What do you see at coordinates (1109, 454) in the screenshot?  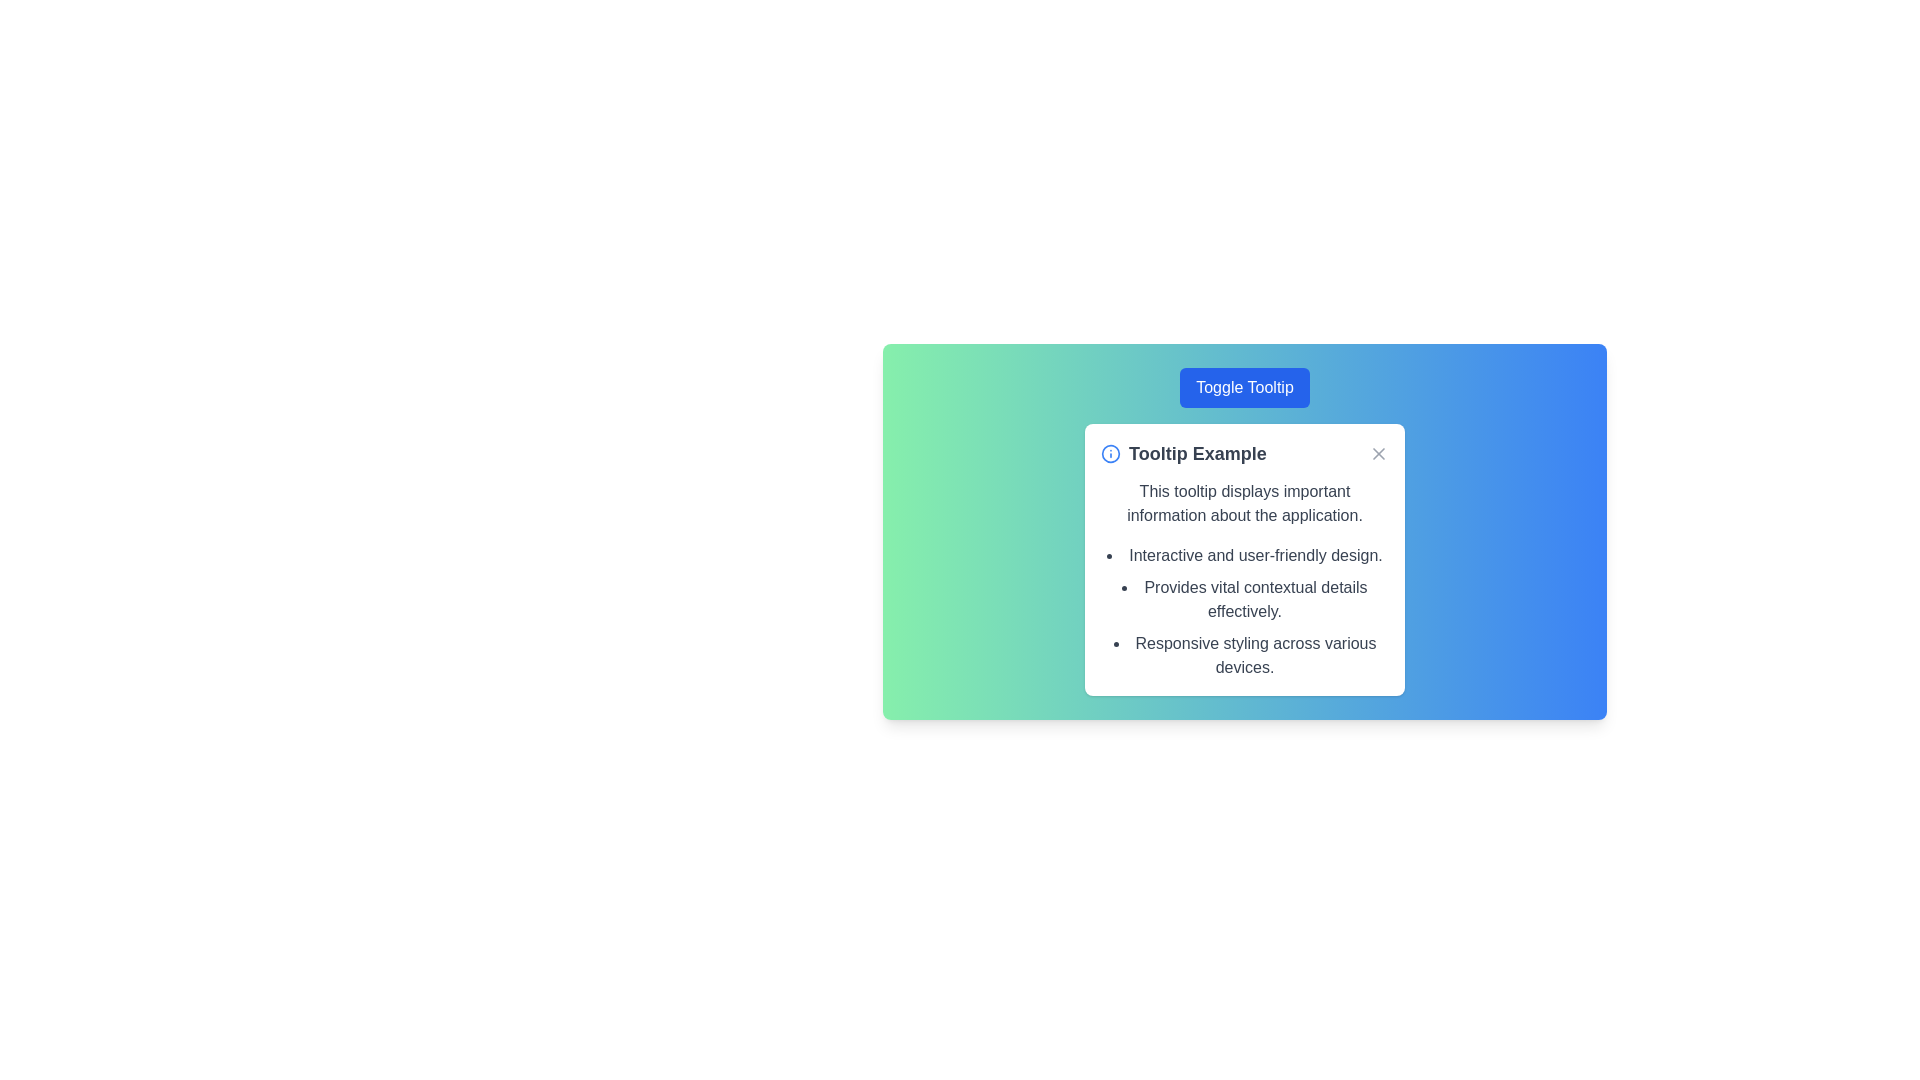 I see `the circular information icon with a blue outline and central 'i' symbol, located to the left of the title text 'Tooltip Example'` at bounding box center [1109, 454].